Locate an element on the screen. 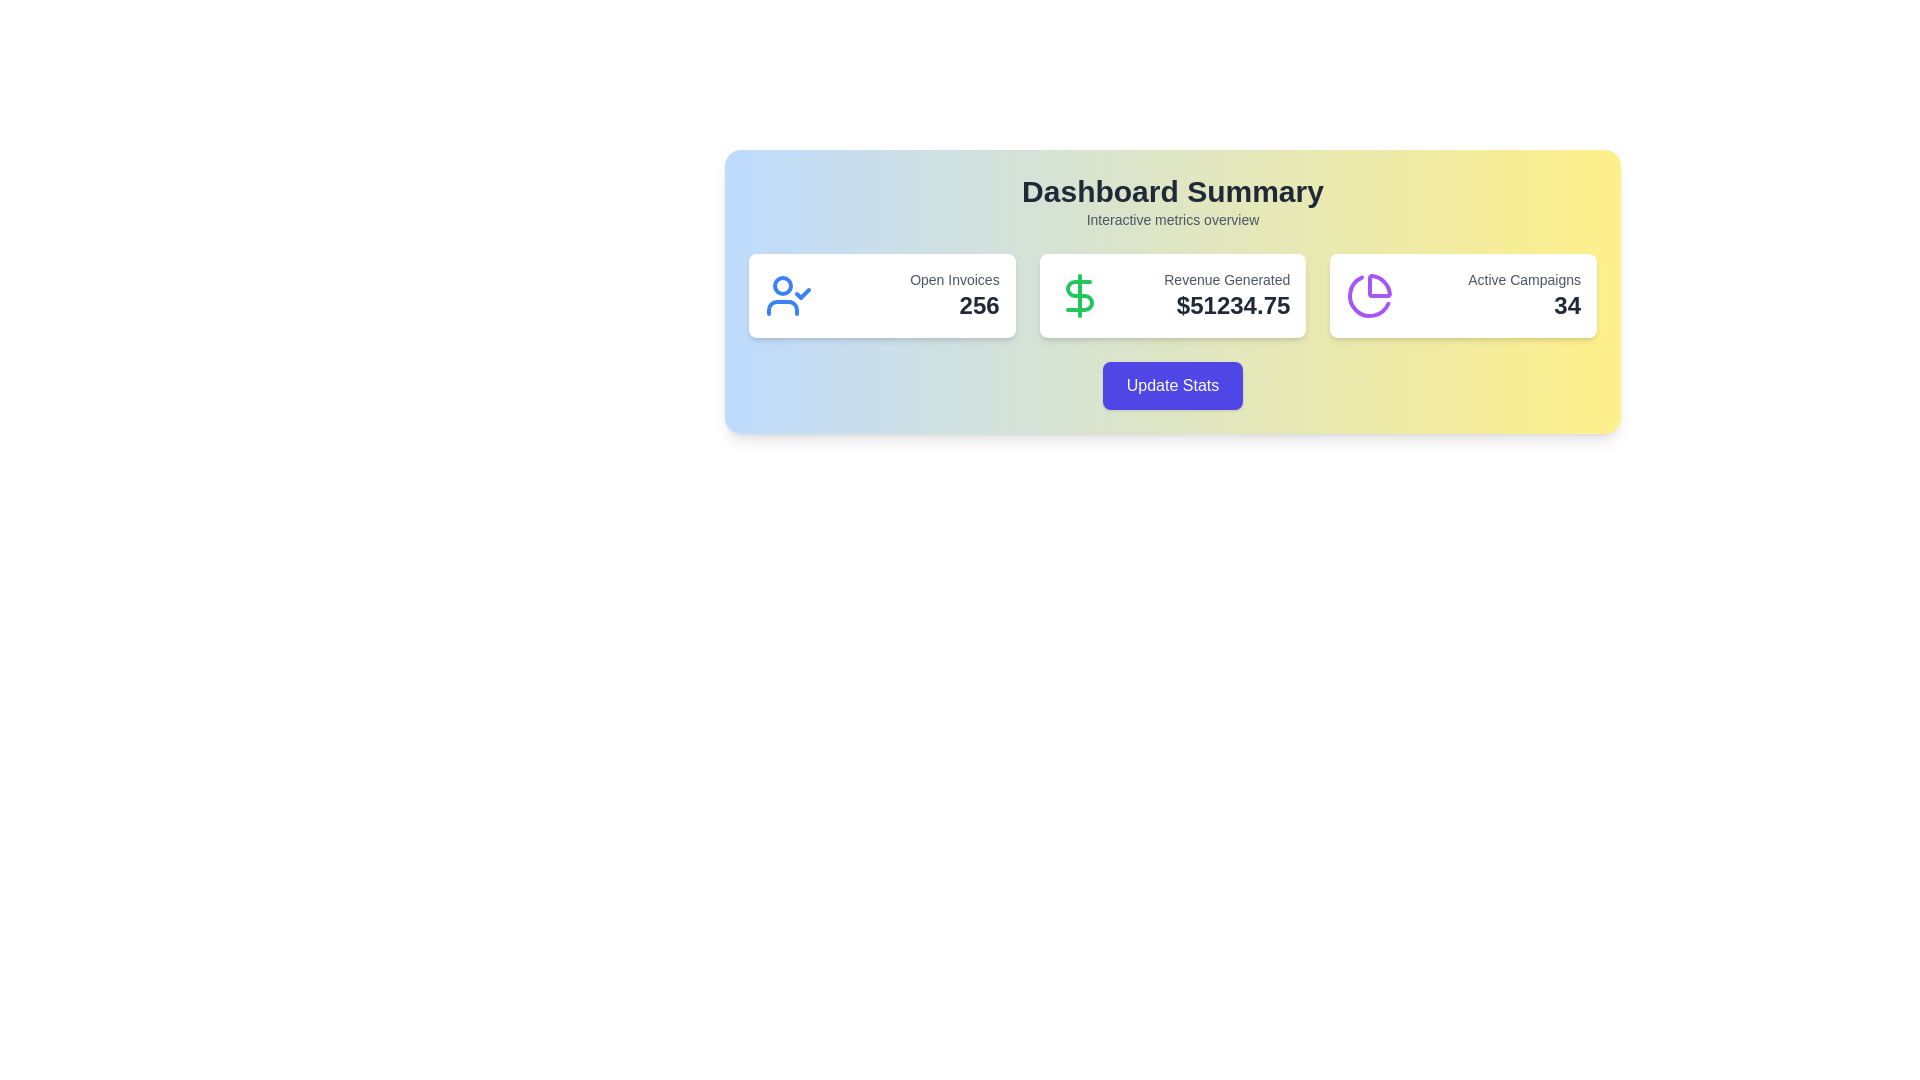 This screenshot has height=1080, width=1920. the Text label that describes the revenue generated, positioned above the large bold text '$51234.75' in the second card of a row of cards is located at coordinates (1226, 280).